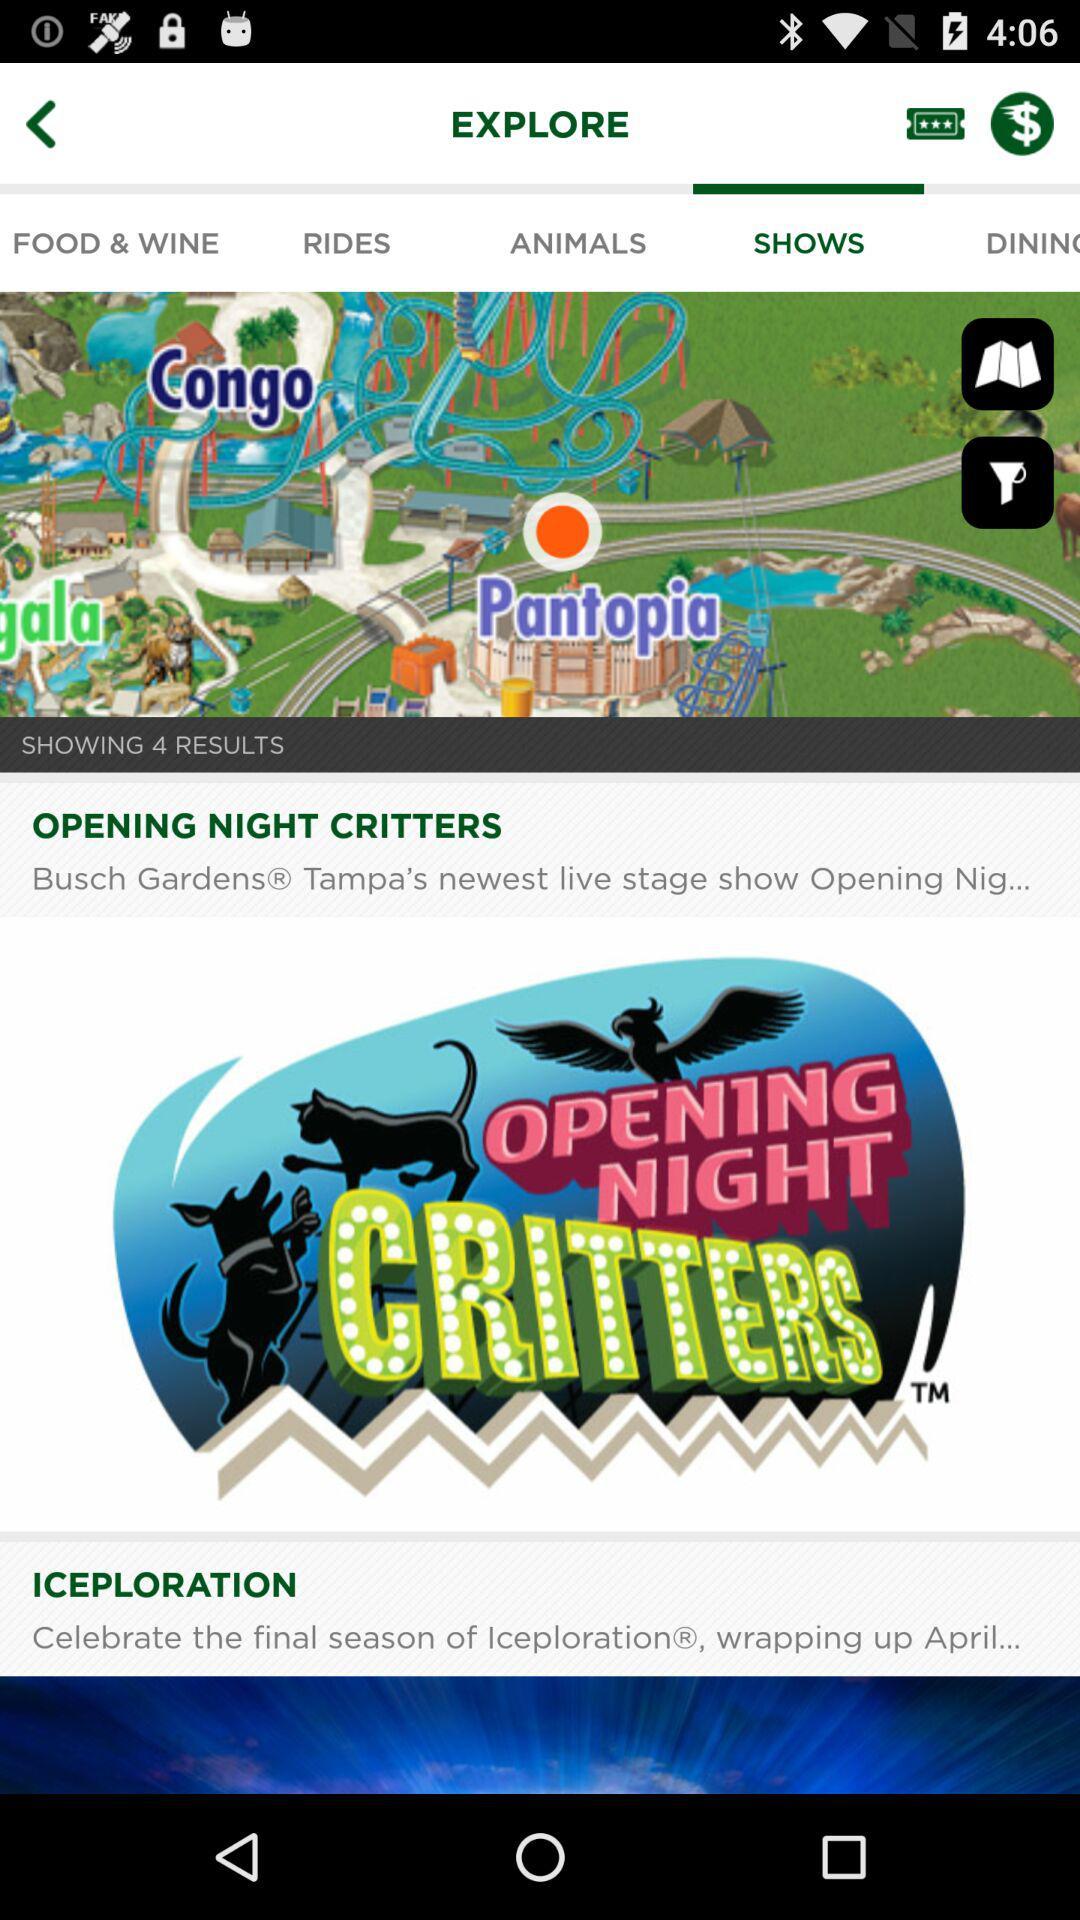 The width and height of the screenshot is (1080, 1920). Describe the element at coordinates (1007, 516) in the screenshot. I see `the filter icon` at that location.